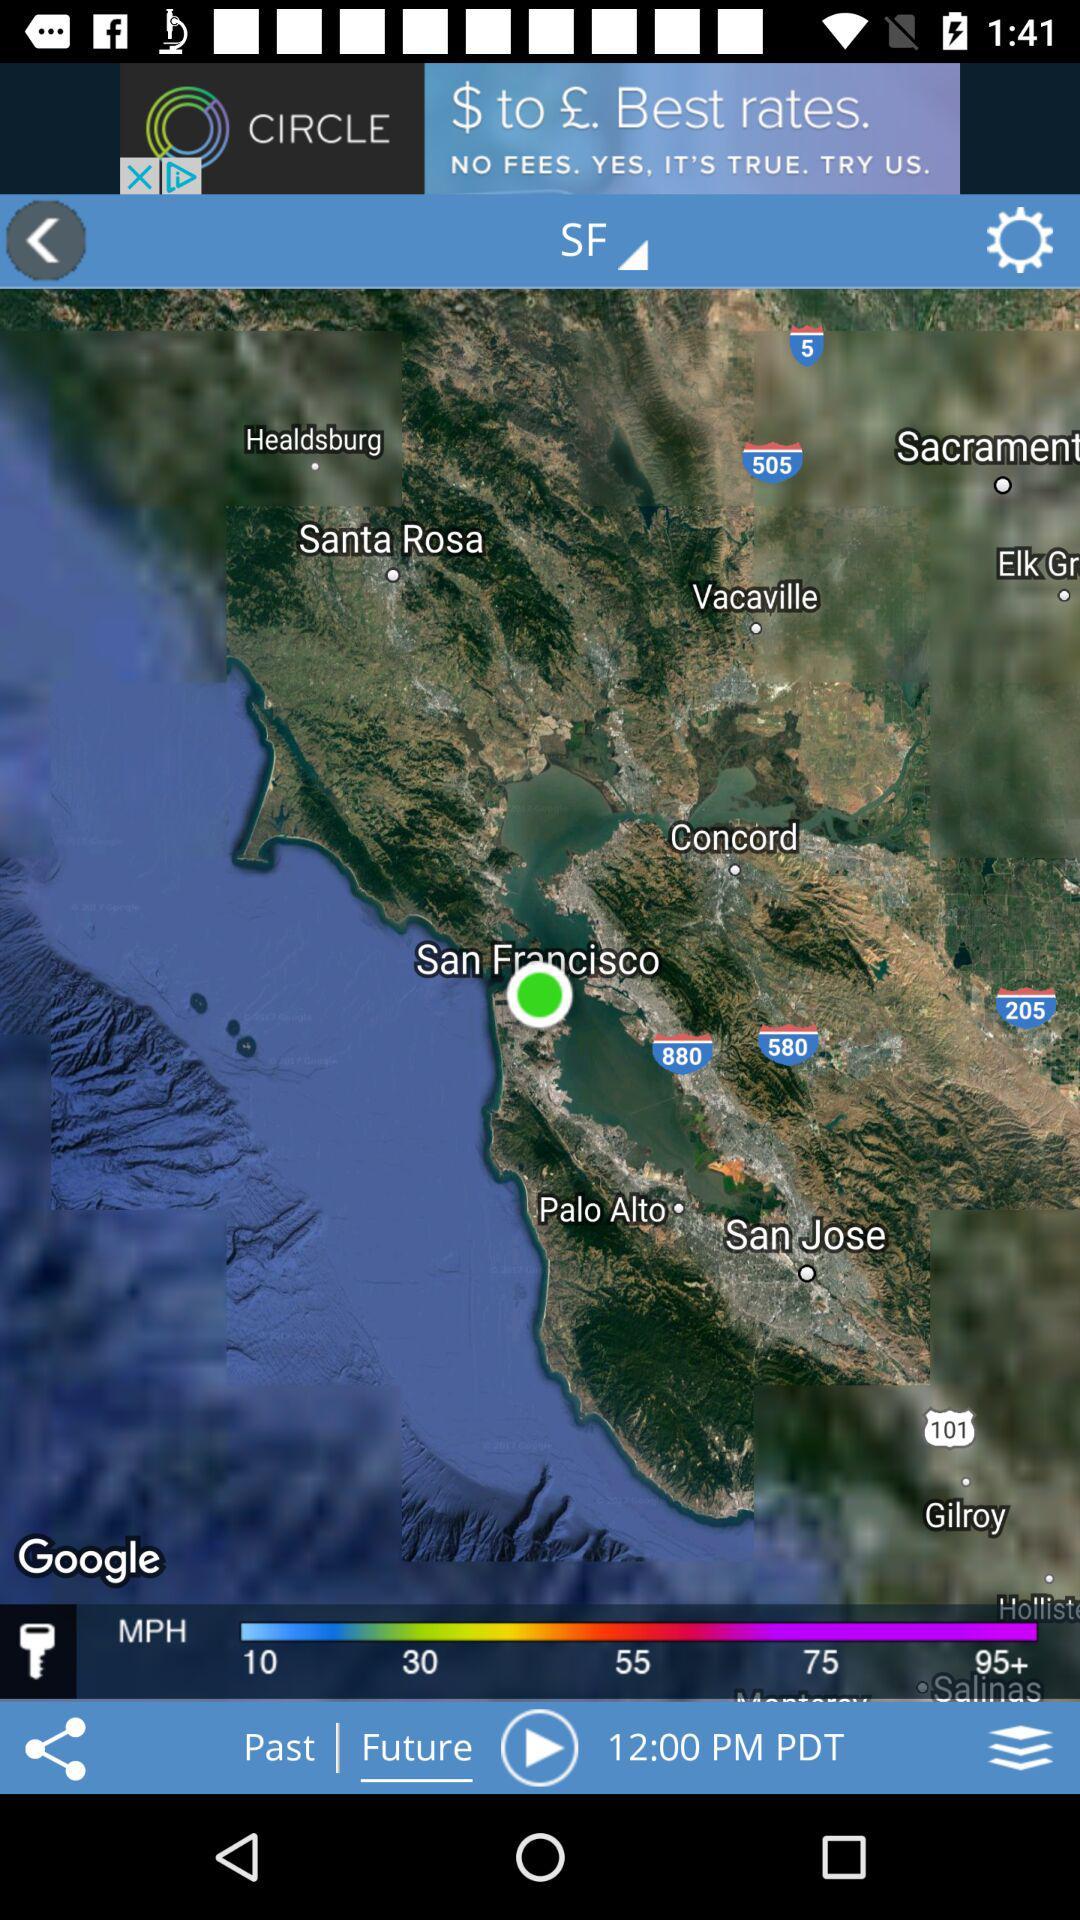  What do you see at coordinates (1020, 1746) in the screenshot?
I see `the layers icon` at bounding box center [1020, 1746].